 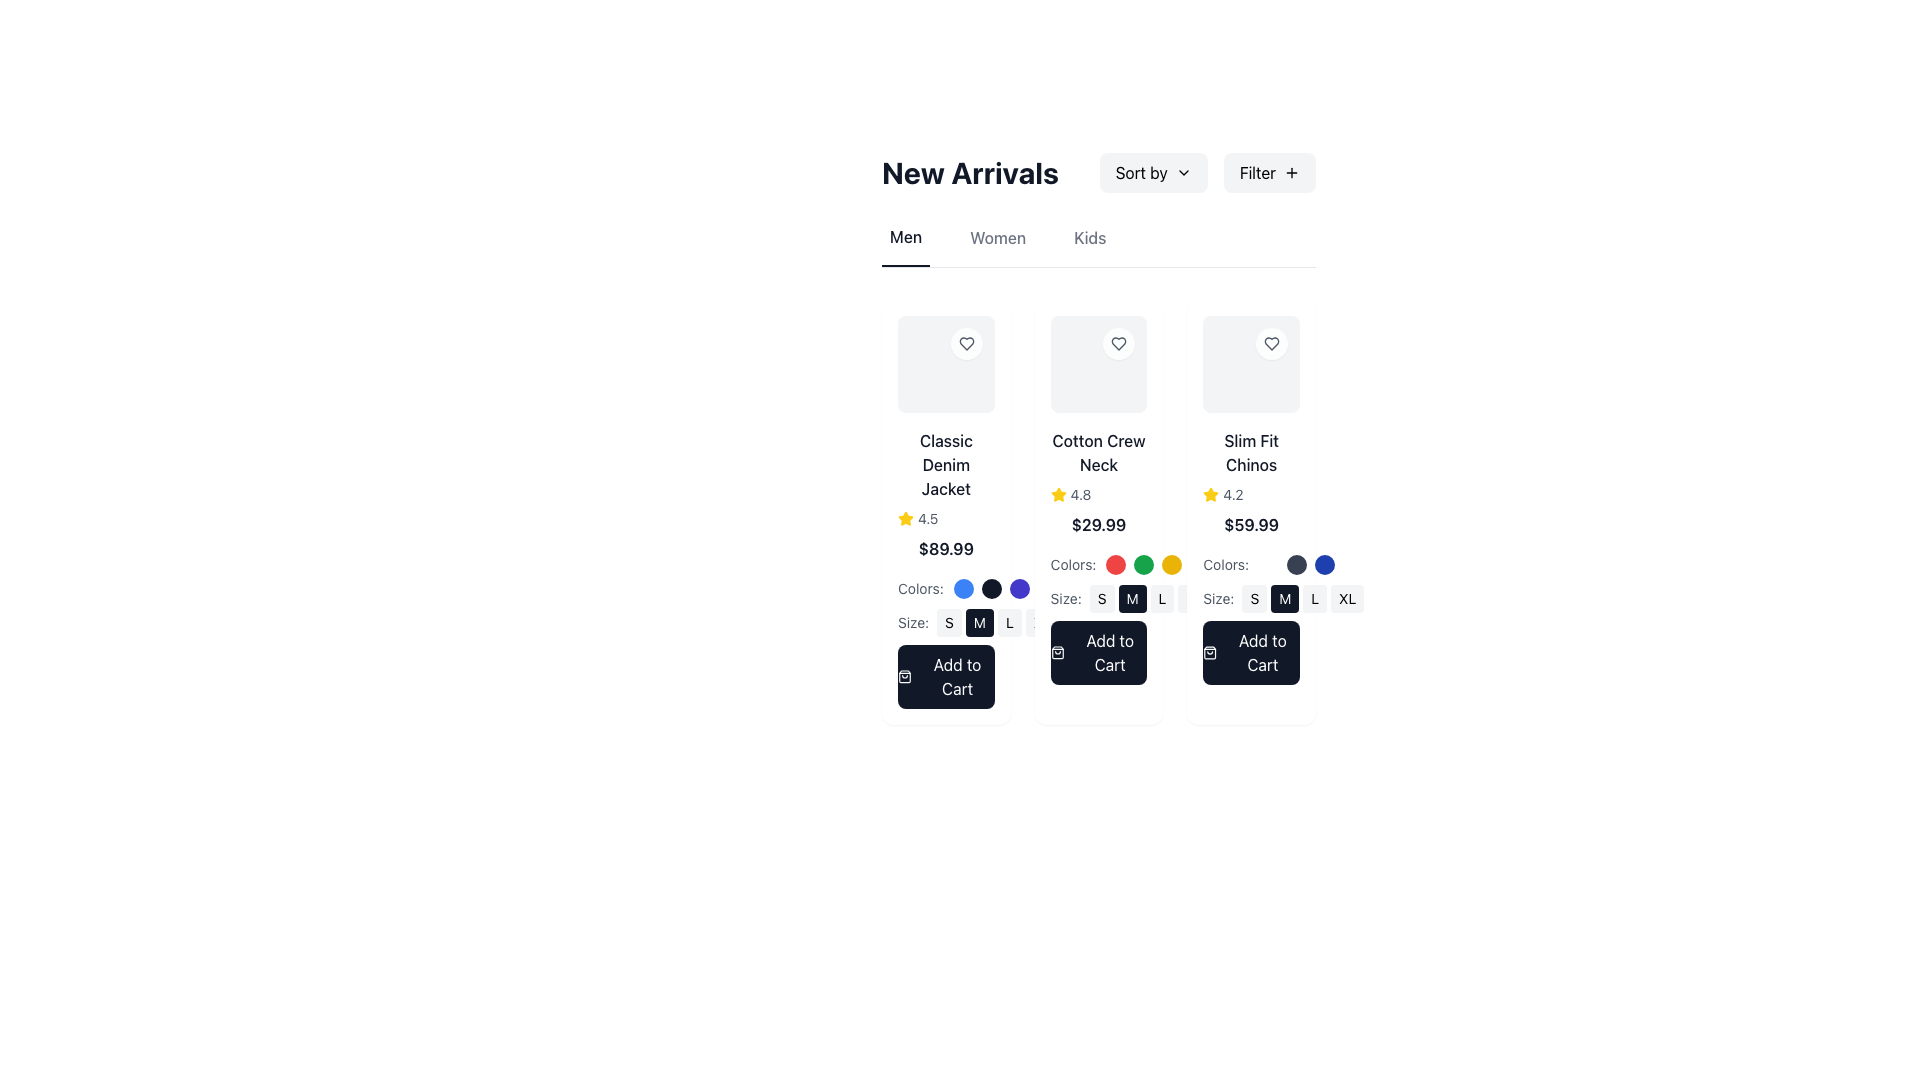 What do you see at coordinates (1250, 452) in the screenshot?
I see `the text label displaying the product name in the third product card under the 'New Arrivals' section, located directly below the placeholder image area` at bounding box center [1250, 452].